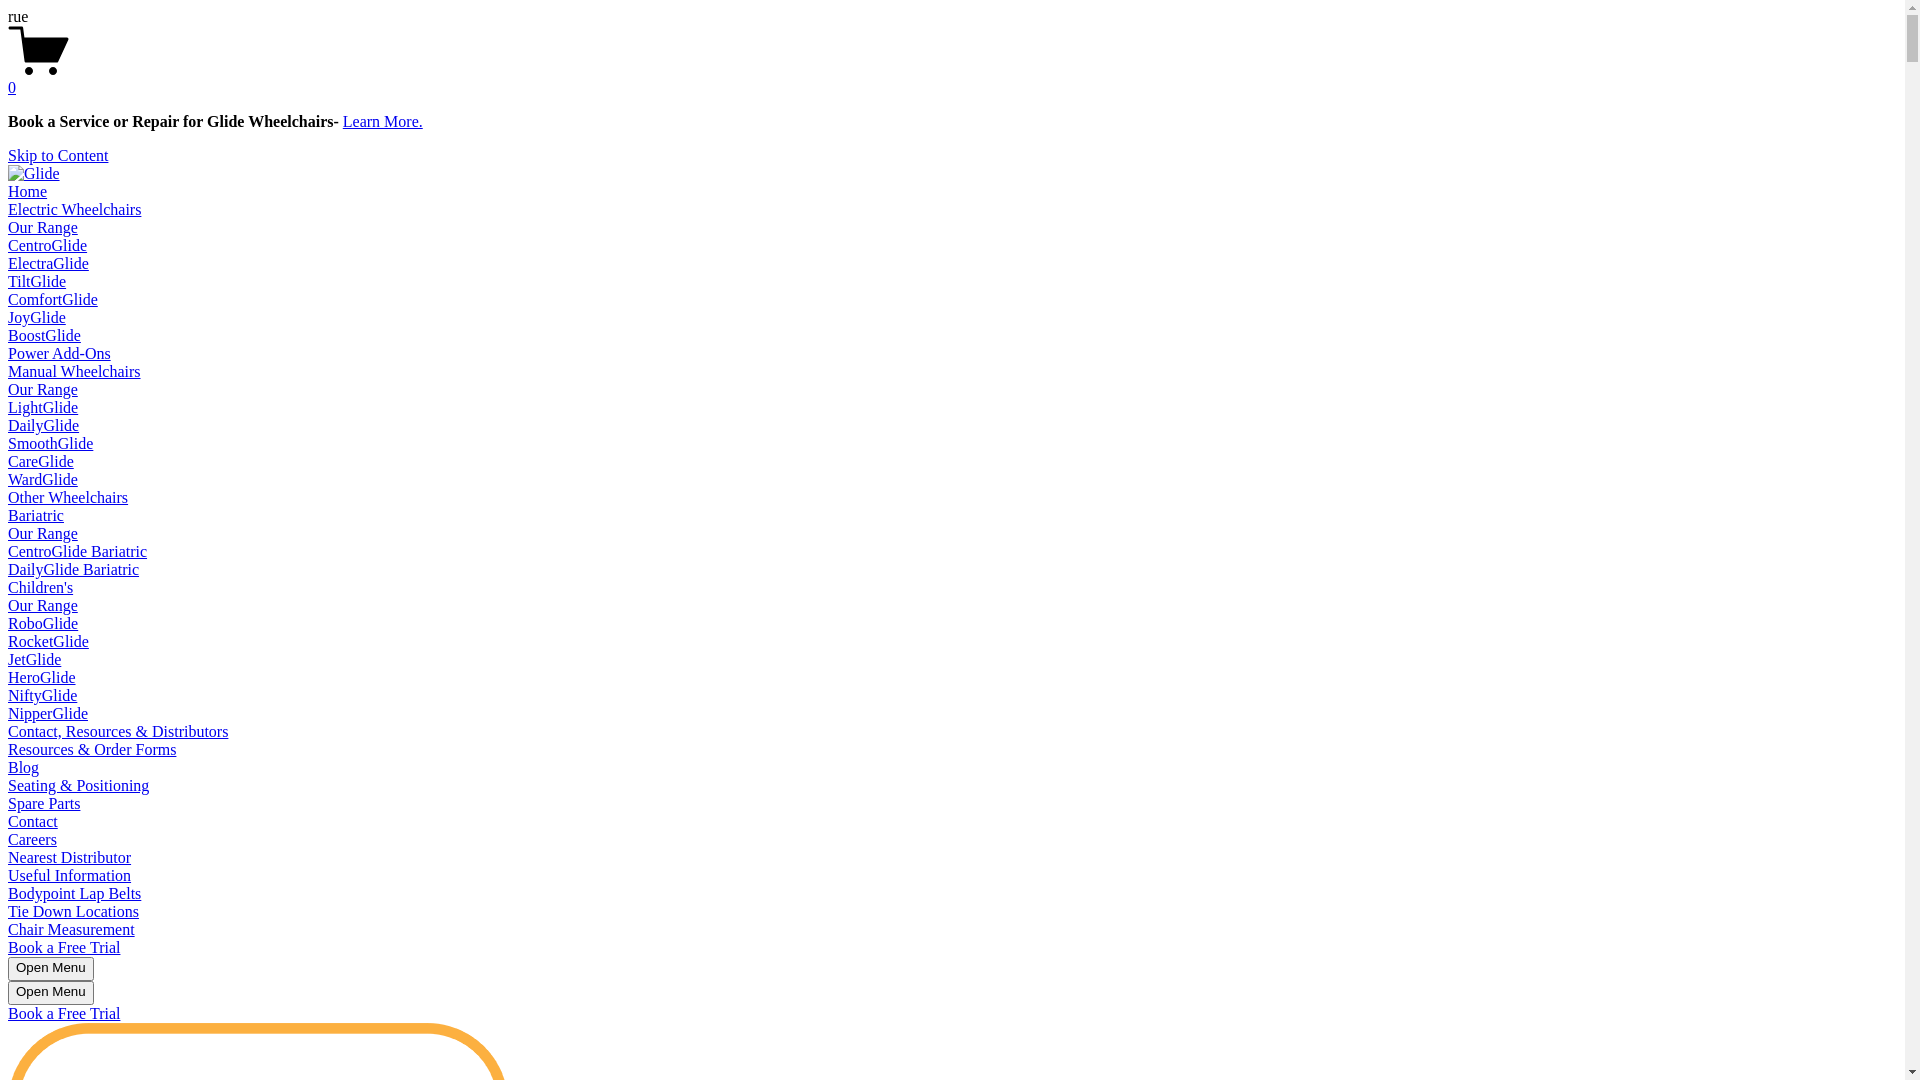  I want to click on 'JoyGlide', so click(37, 316).